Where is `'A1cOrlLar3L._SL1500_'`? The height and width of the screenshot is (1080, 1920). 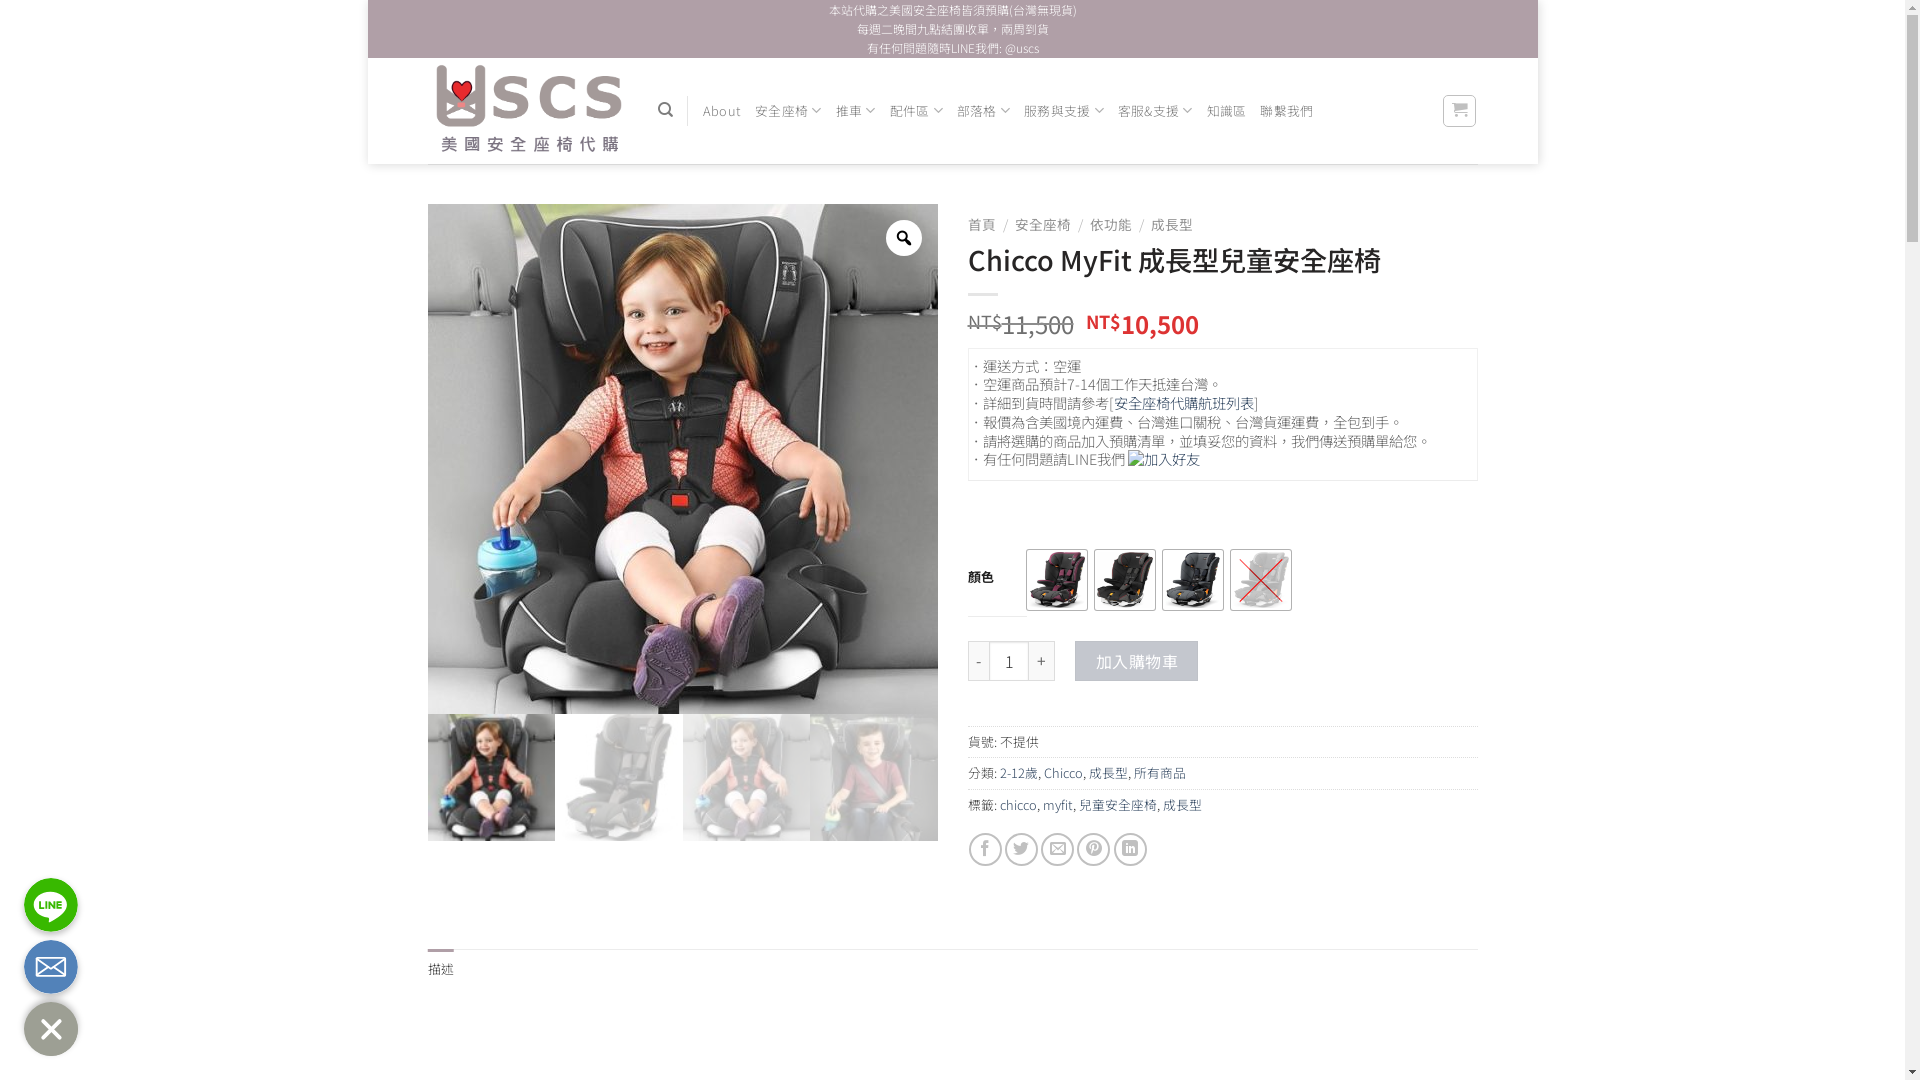 'A1cOrlLar3L._SL1500_' is located at coordinates (873, 777).